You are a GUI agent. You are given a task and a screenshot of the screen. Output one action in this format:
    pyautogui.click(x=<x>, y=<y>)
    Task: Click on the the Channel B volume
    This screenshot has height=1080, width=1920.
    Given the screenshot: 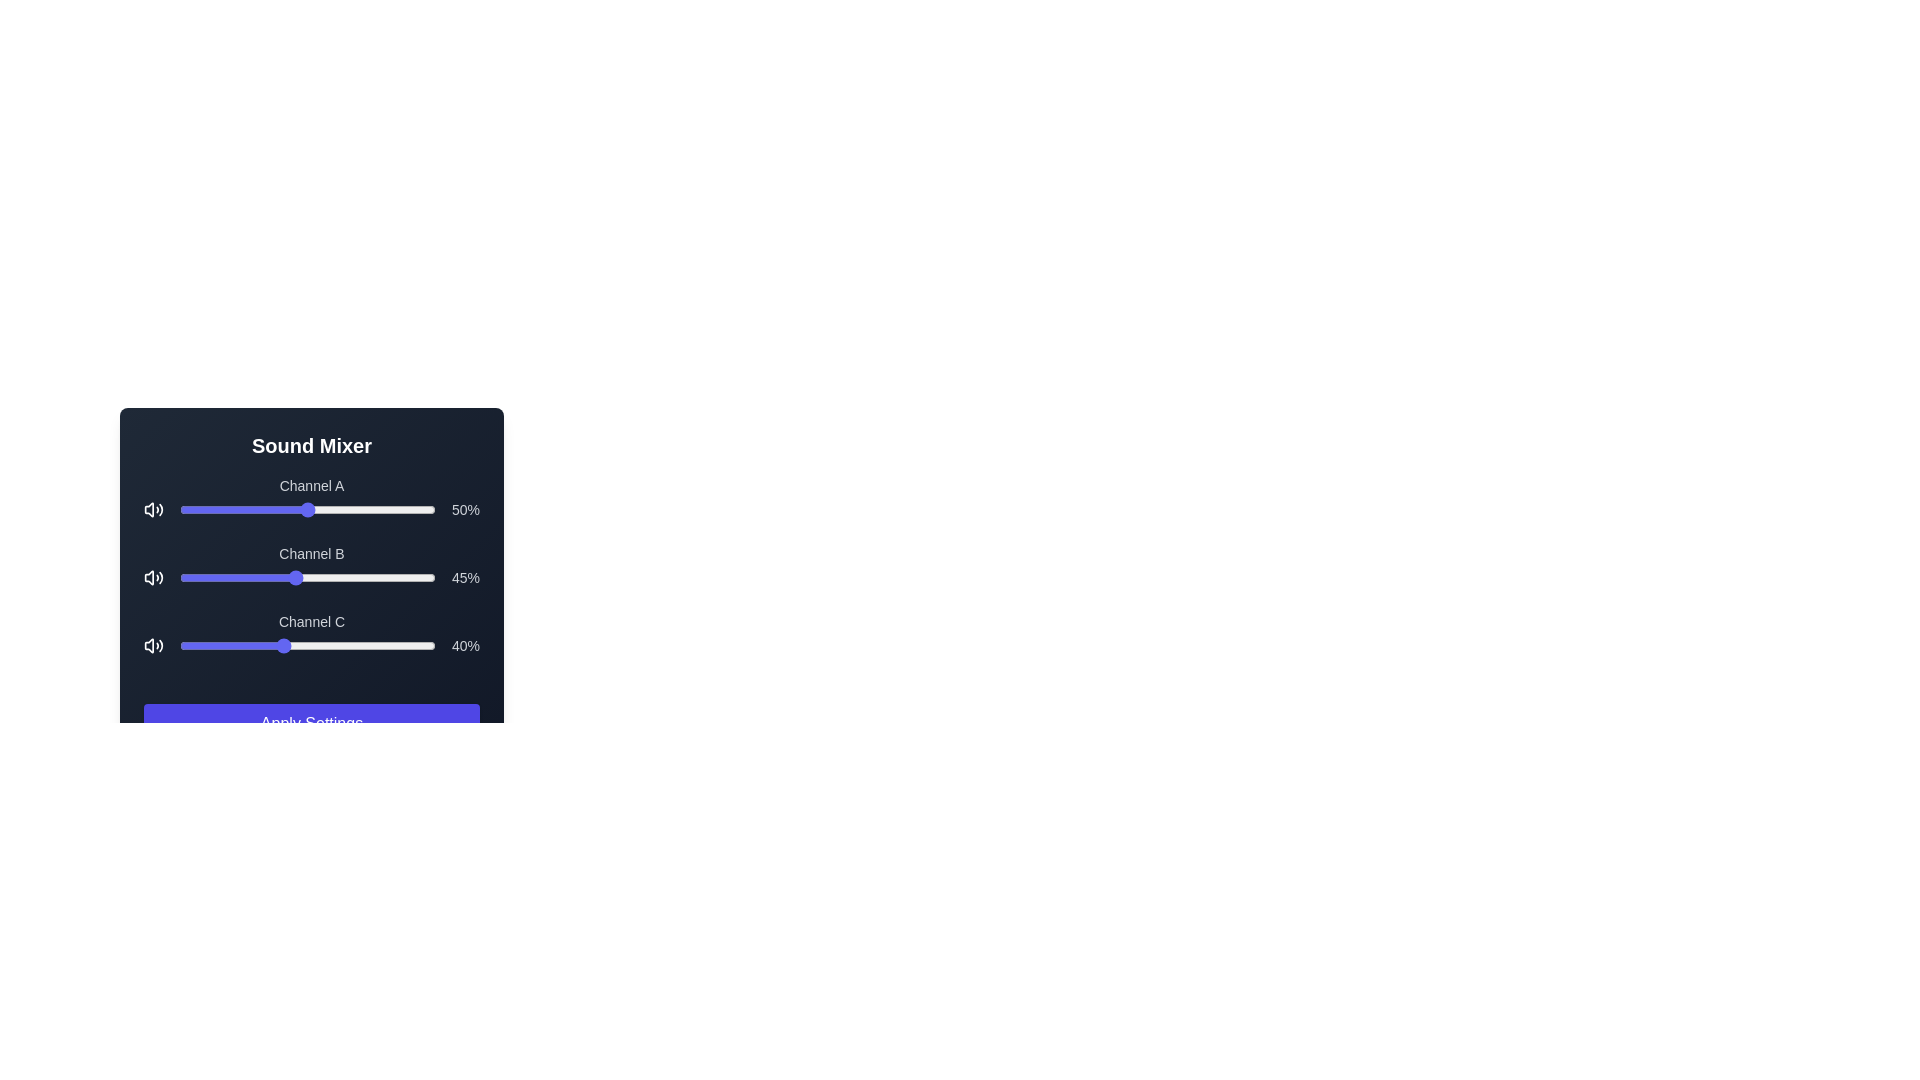 What is the action you would take?
    pyautogui.click(x=225, y=578)
    